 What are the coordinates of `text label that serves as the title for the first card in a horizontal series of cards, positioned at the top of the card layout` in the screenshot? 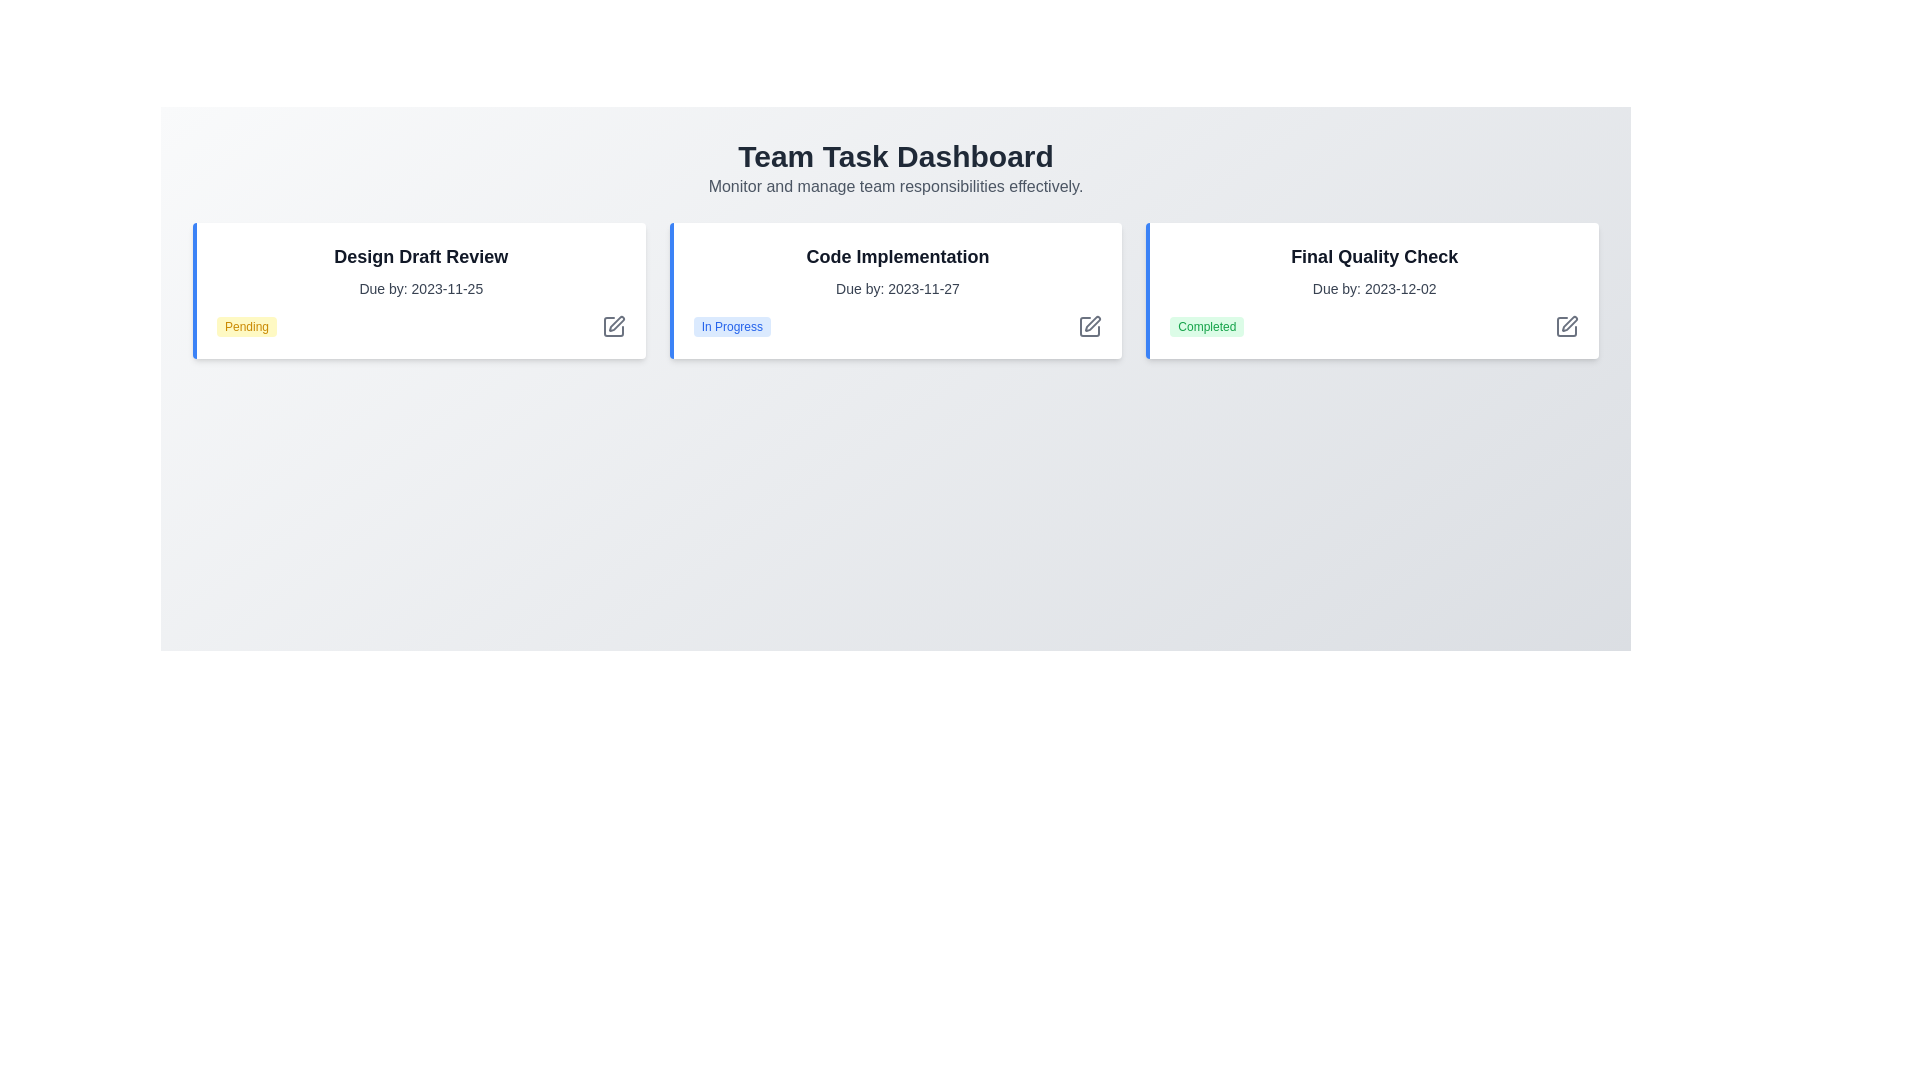 It's located at (420, 256).